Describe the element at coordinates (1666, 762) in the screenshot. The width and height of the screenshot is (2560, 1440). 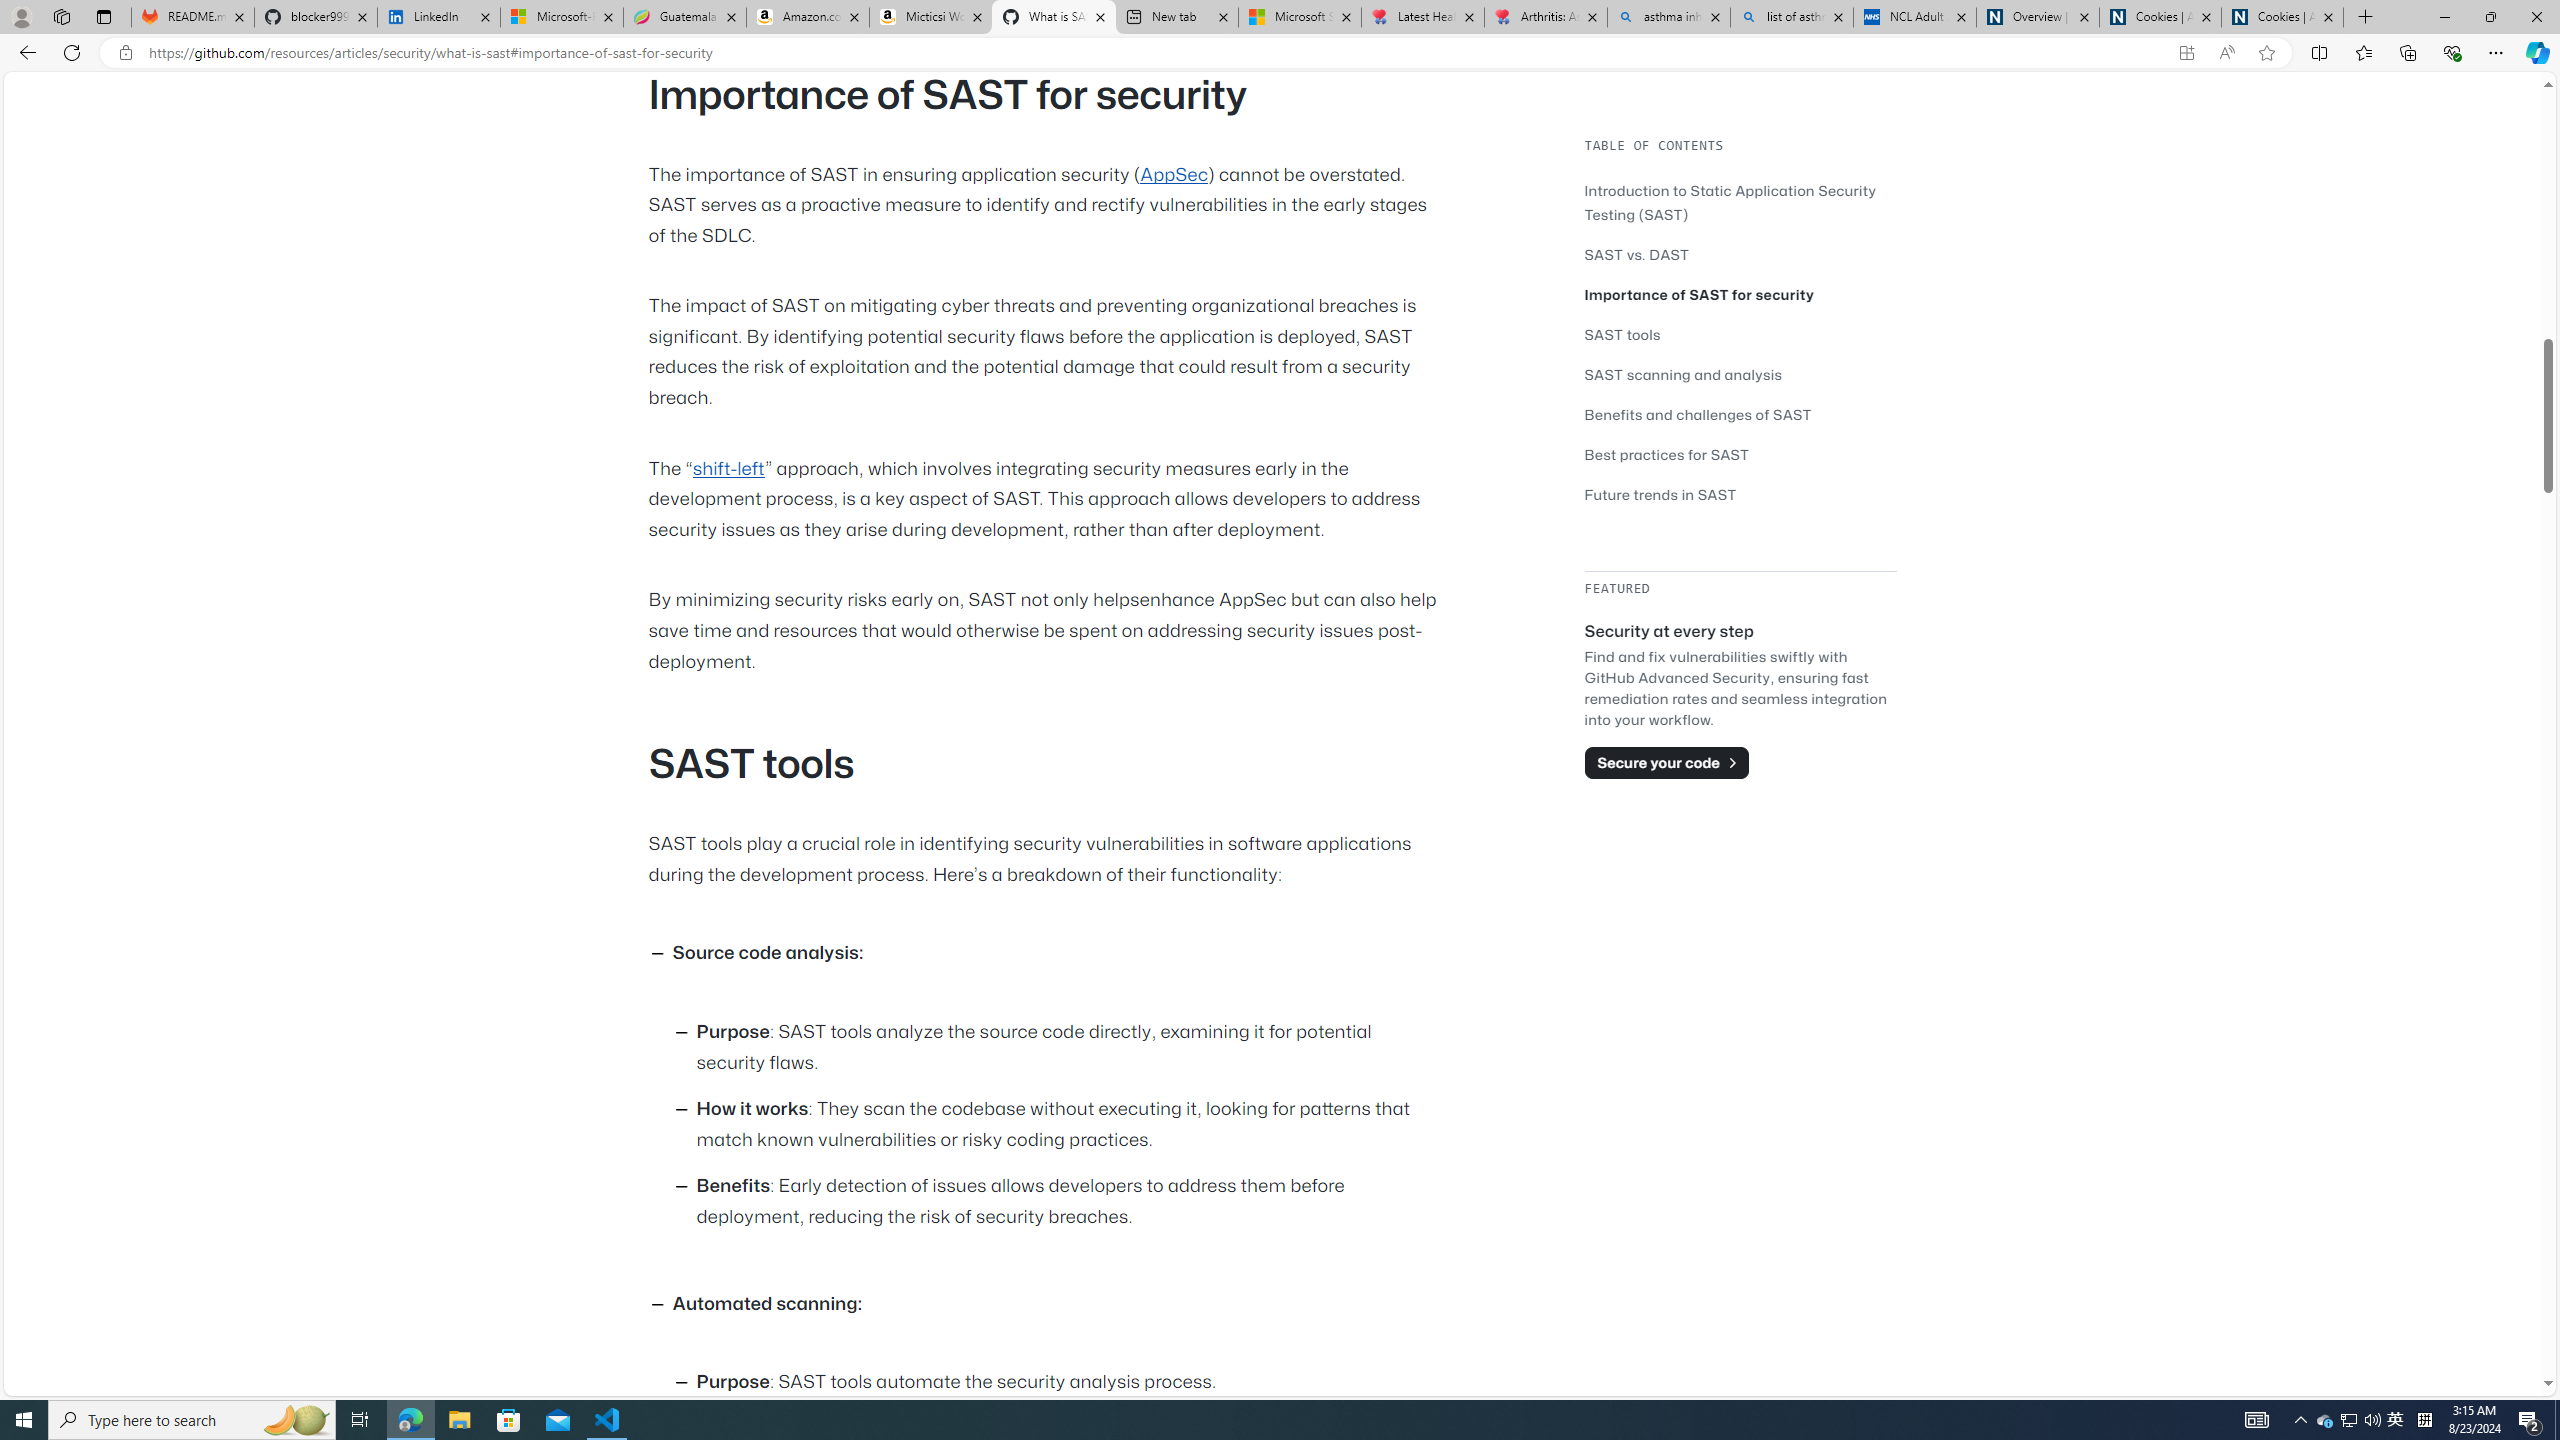
I see `'Secure your code'` at that location.